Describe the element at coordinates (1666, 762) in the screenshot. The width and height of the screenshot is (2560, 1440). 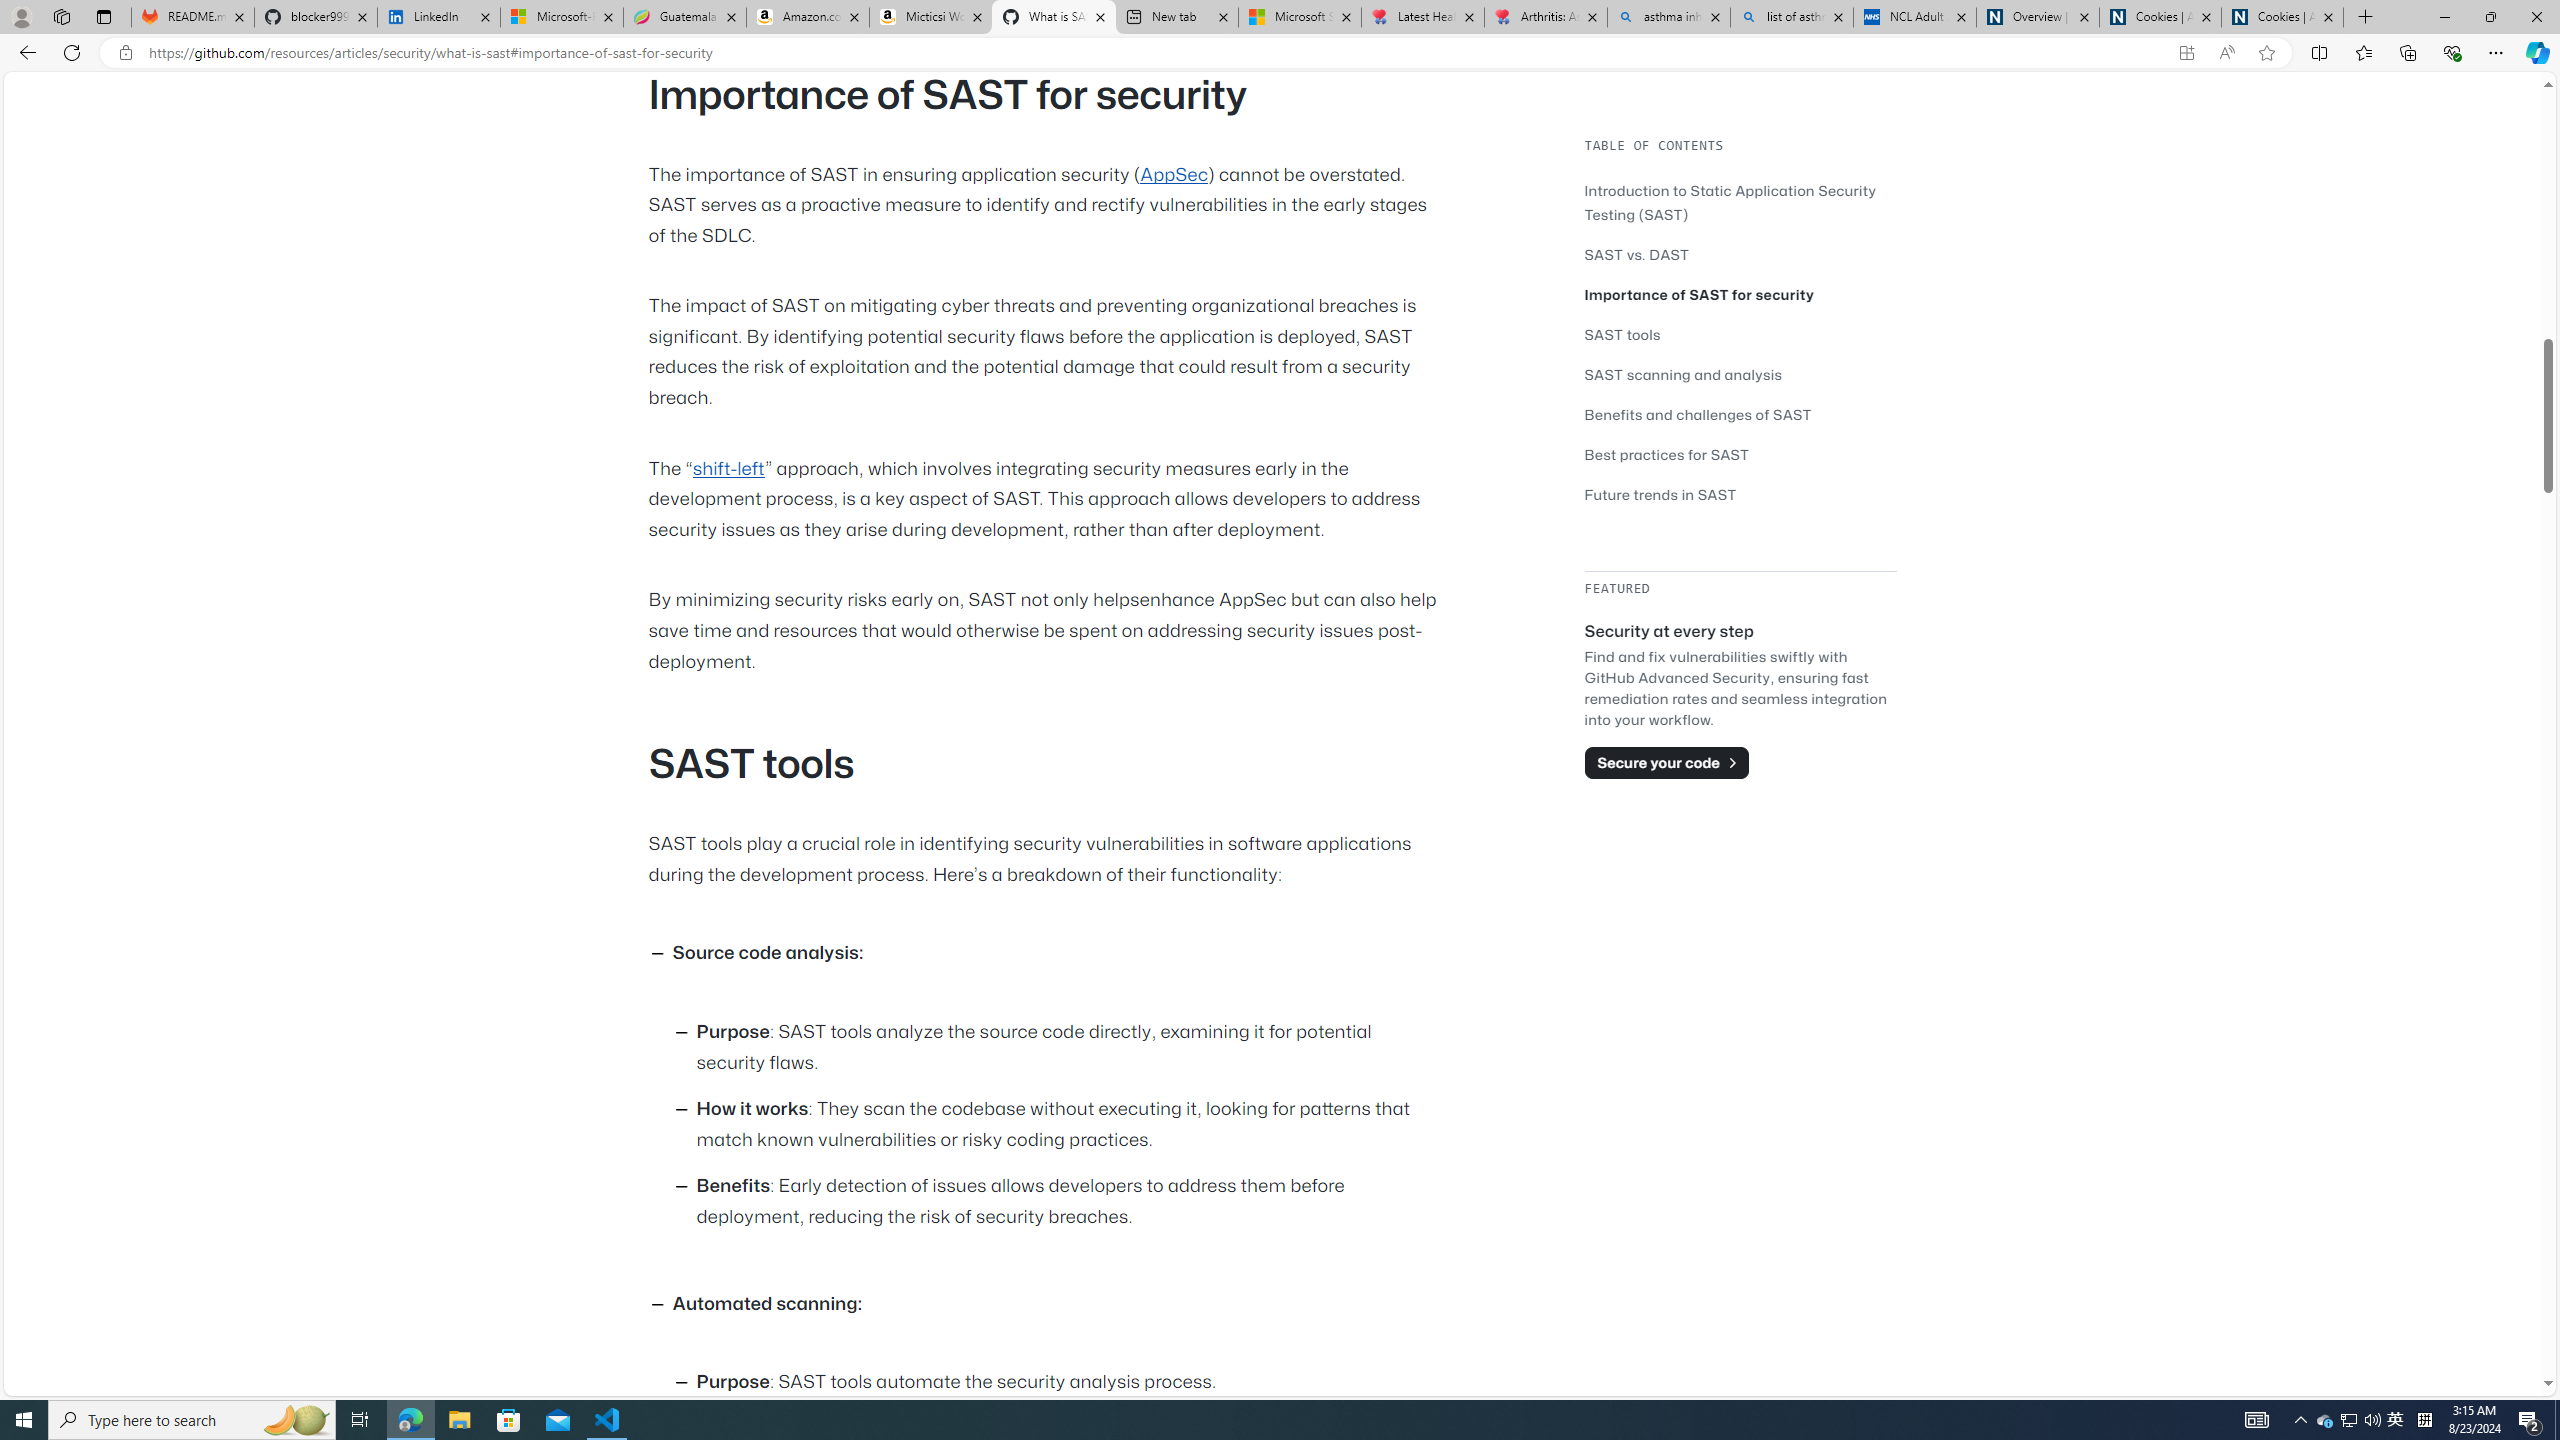
I see `'Secure your code'` at that location.